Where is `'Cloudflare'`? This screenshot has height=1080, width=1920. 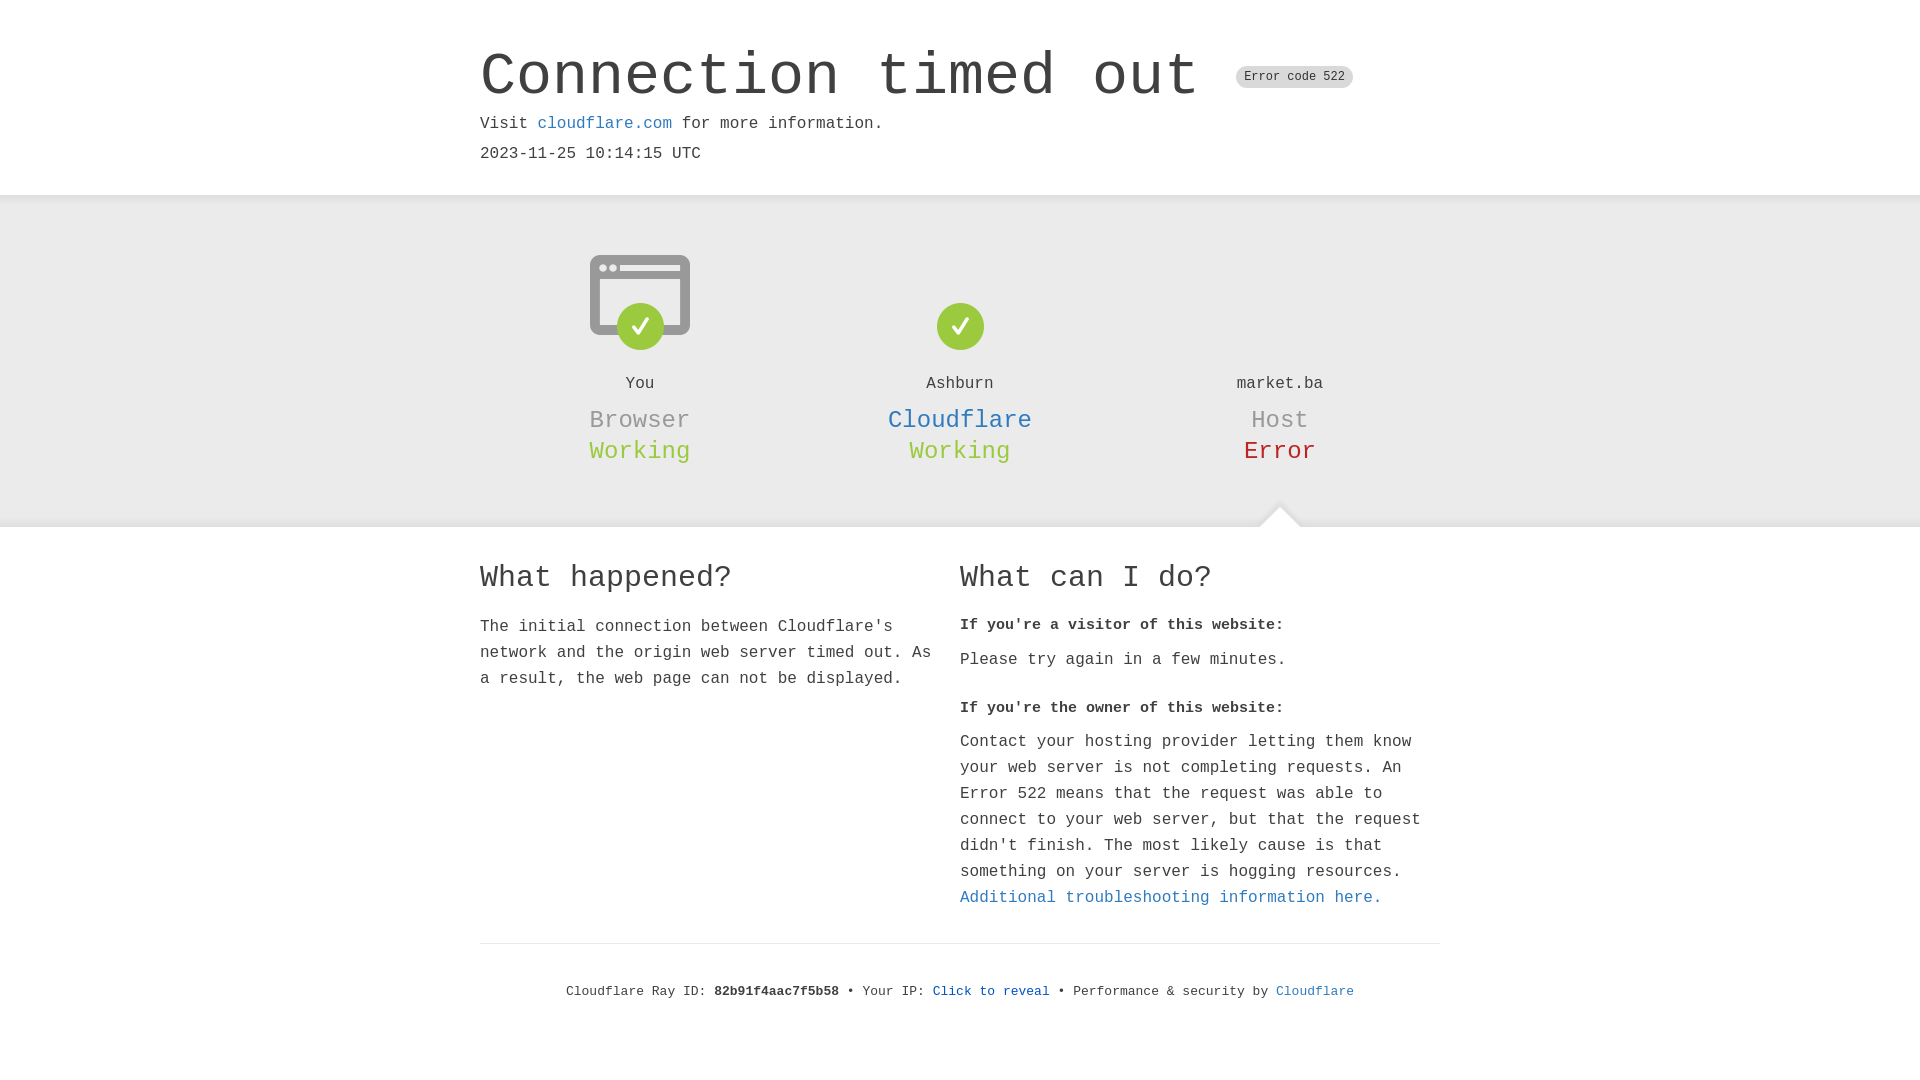
'Cloudflare' is located at coordinates (887, 419).